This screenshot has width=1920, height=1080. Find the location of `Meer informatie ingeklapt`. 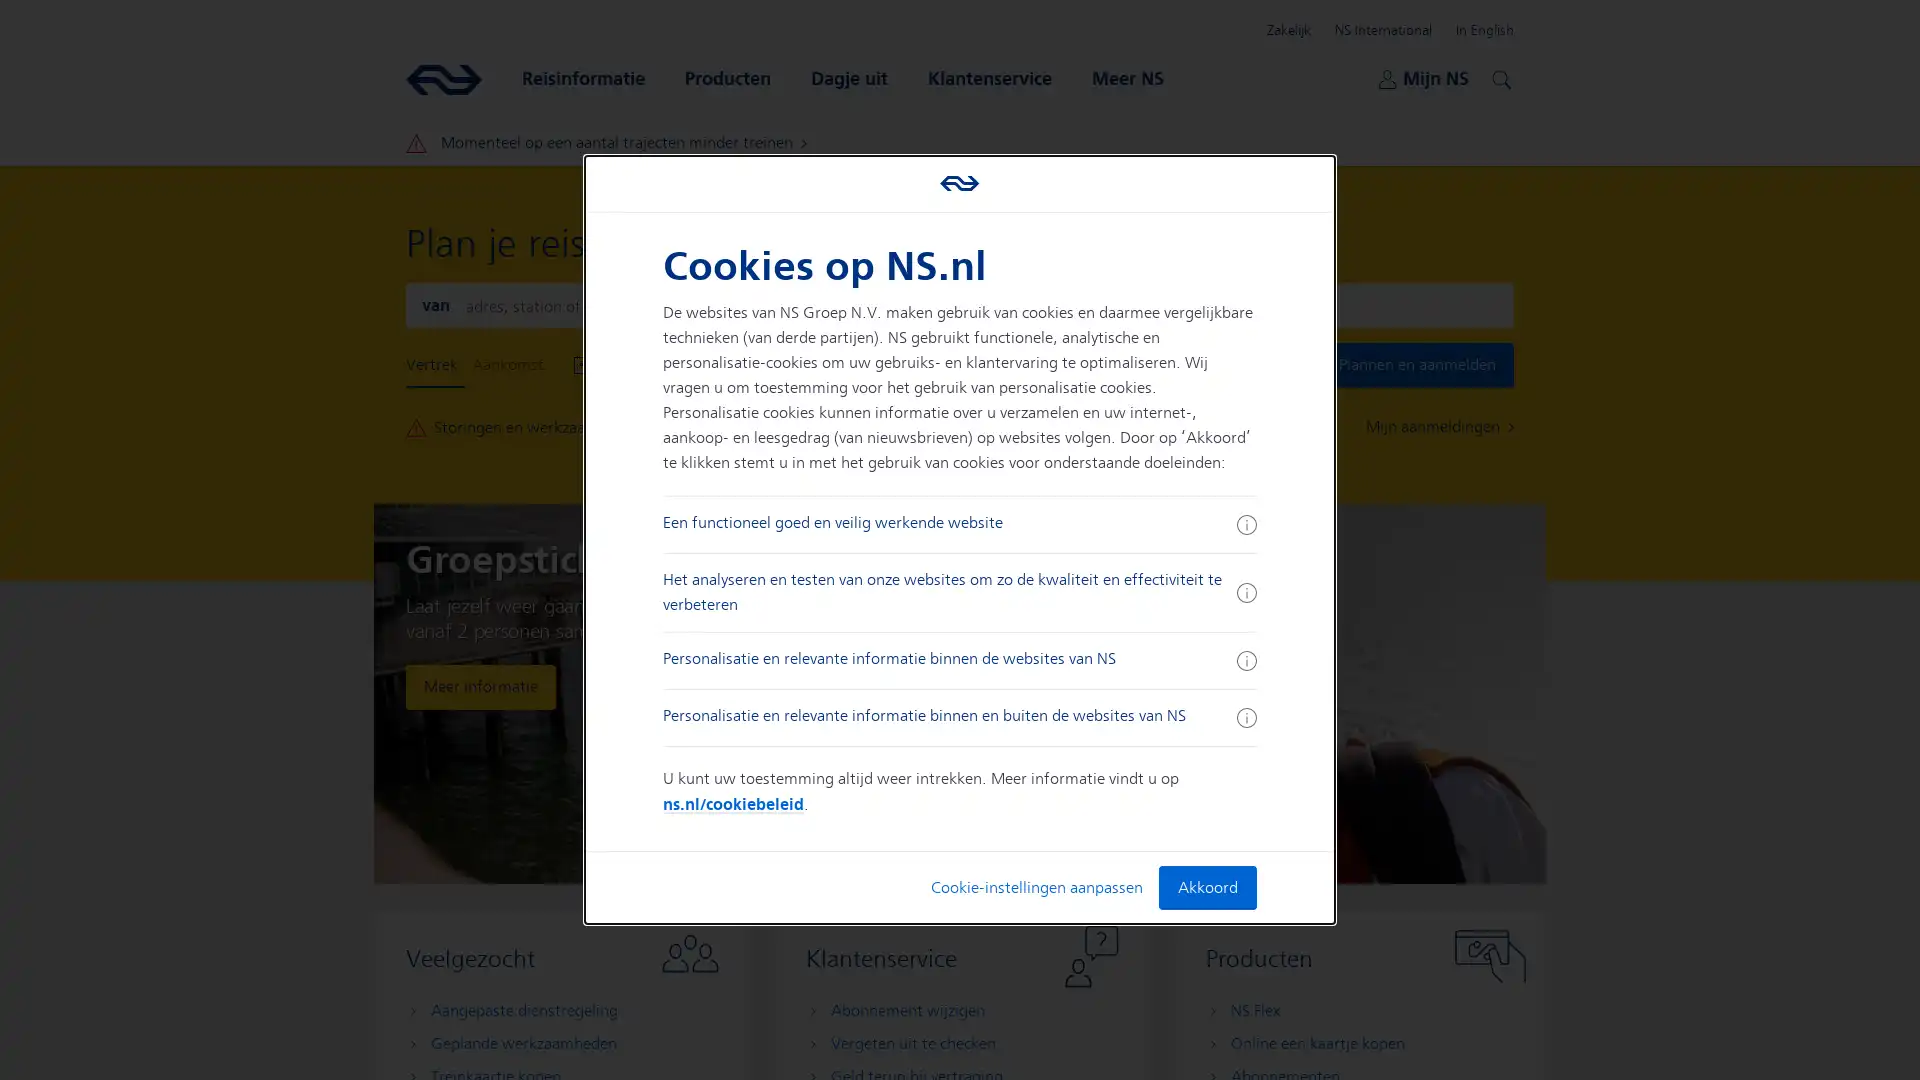

Meer informatie ingeklapt is located at coordinates (1245, 716).